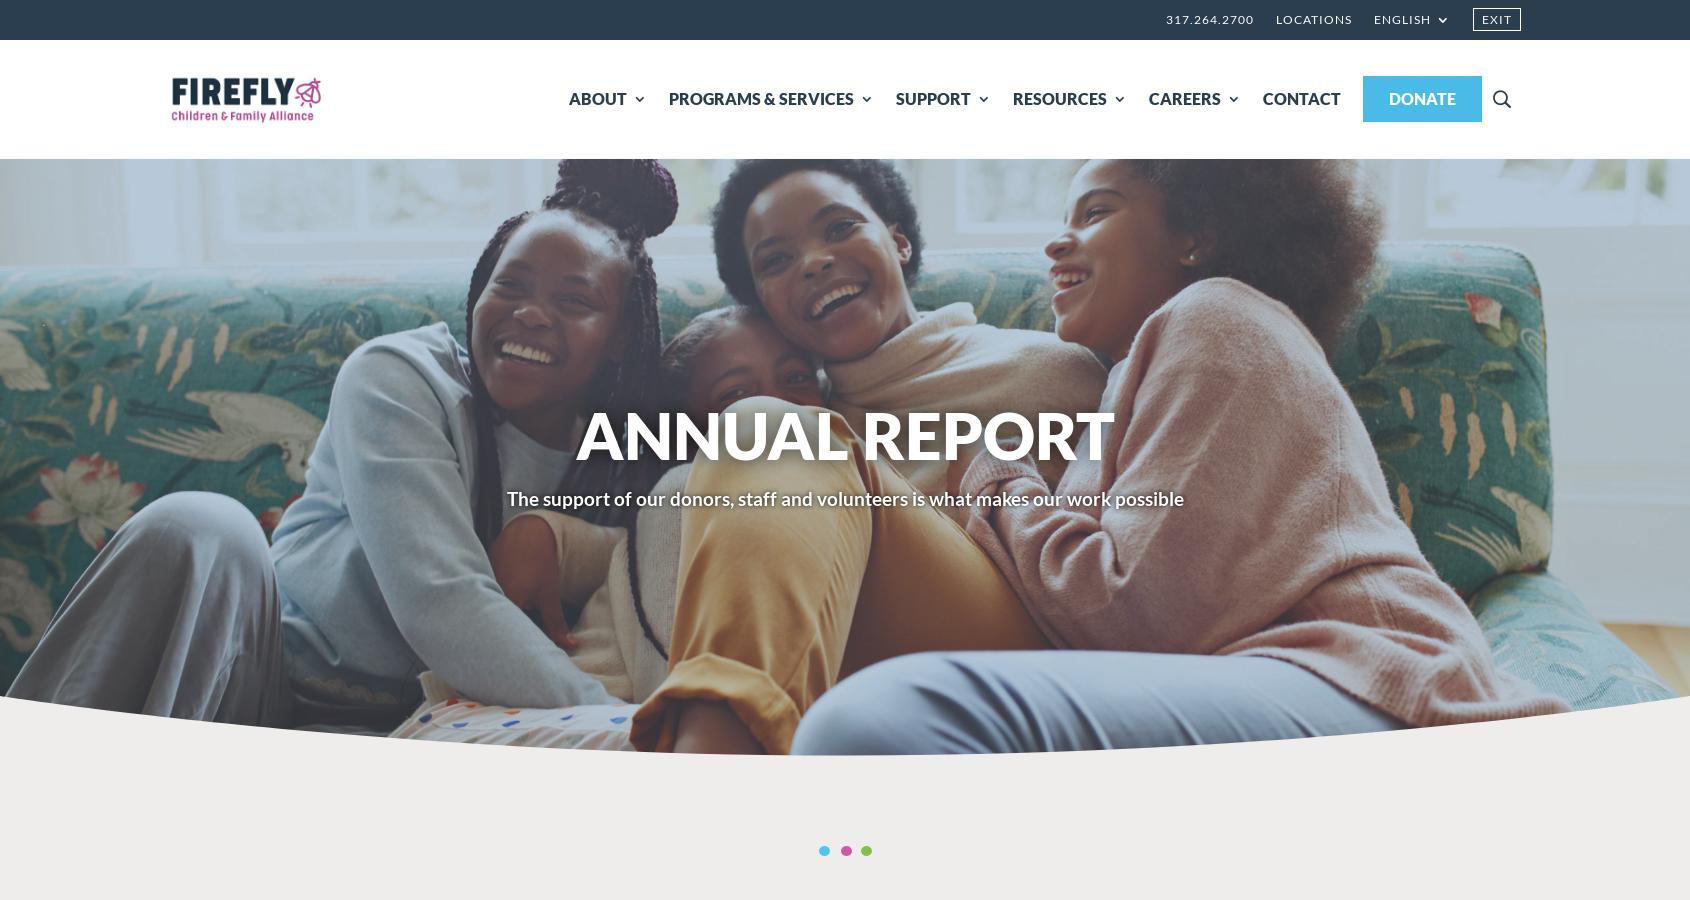 Image resolution: width=1690 pixels, height=900 pixels. I want to click on 'Annual Reports', so click(838, 194).